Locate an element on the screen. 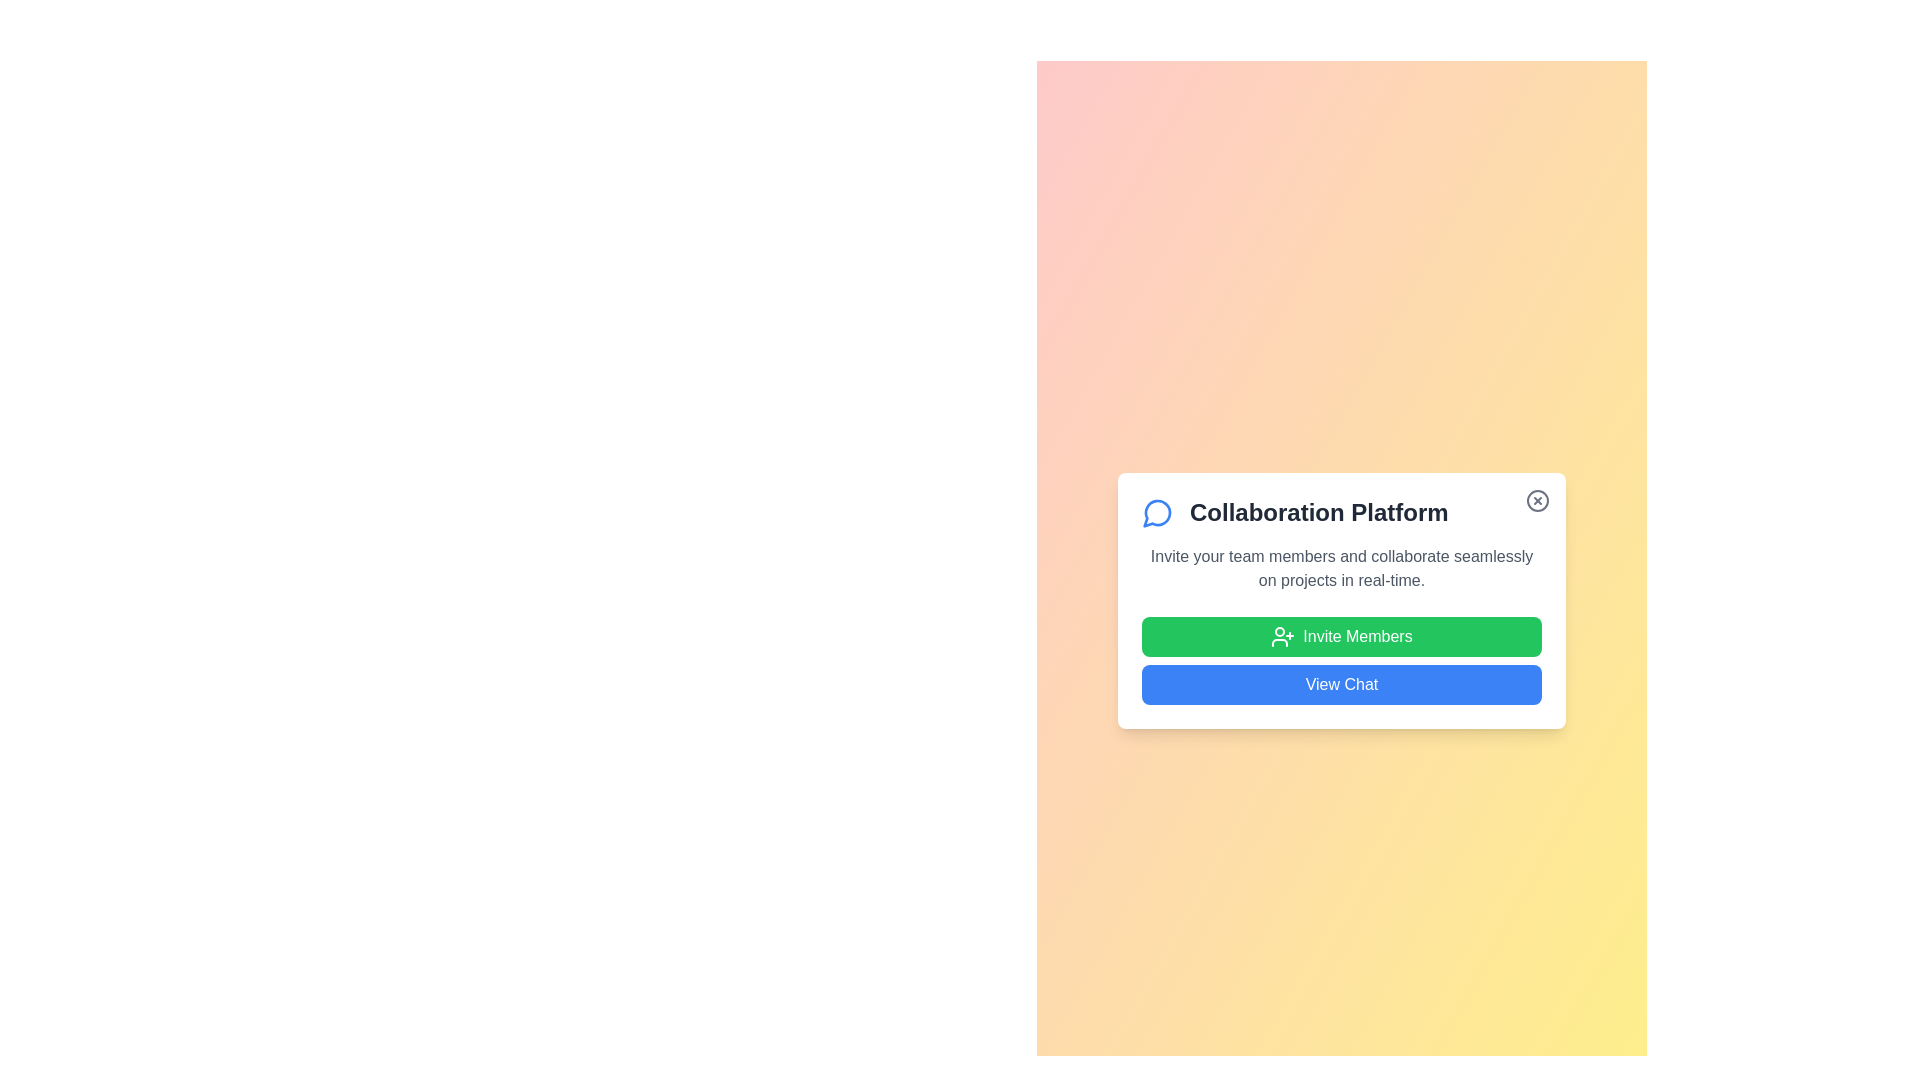  the 'Invite Members' button to initiate the member invitation process is located at coordinates (1342, 636).